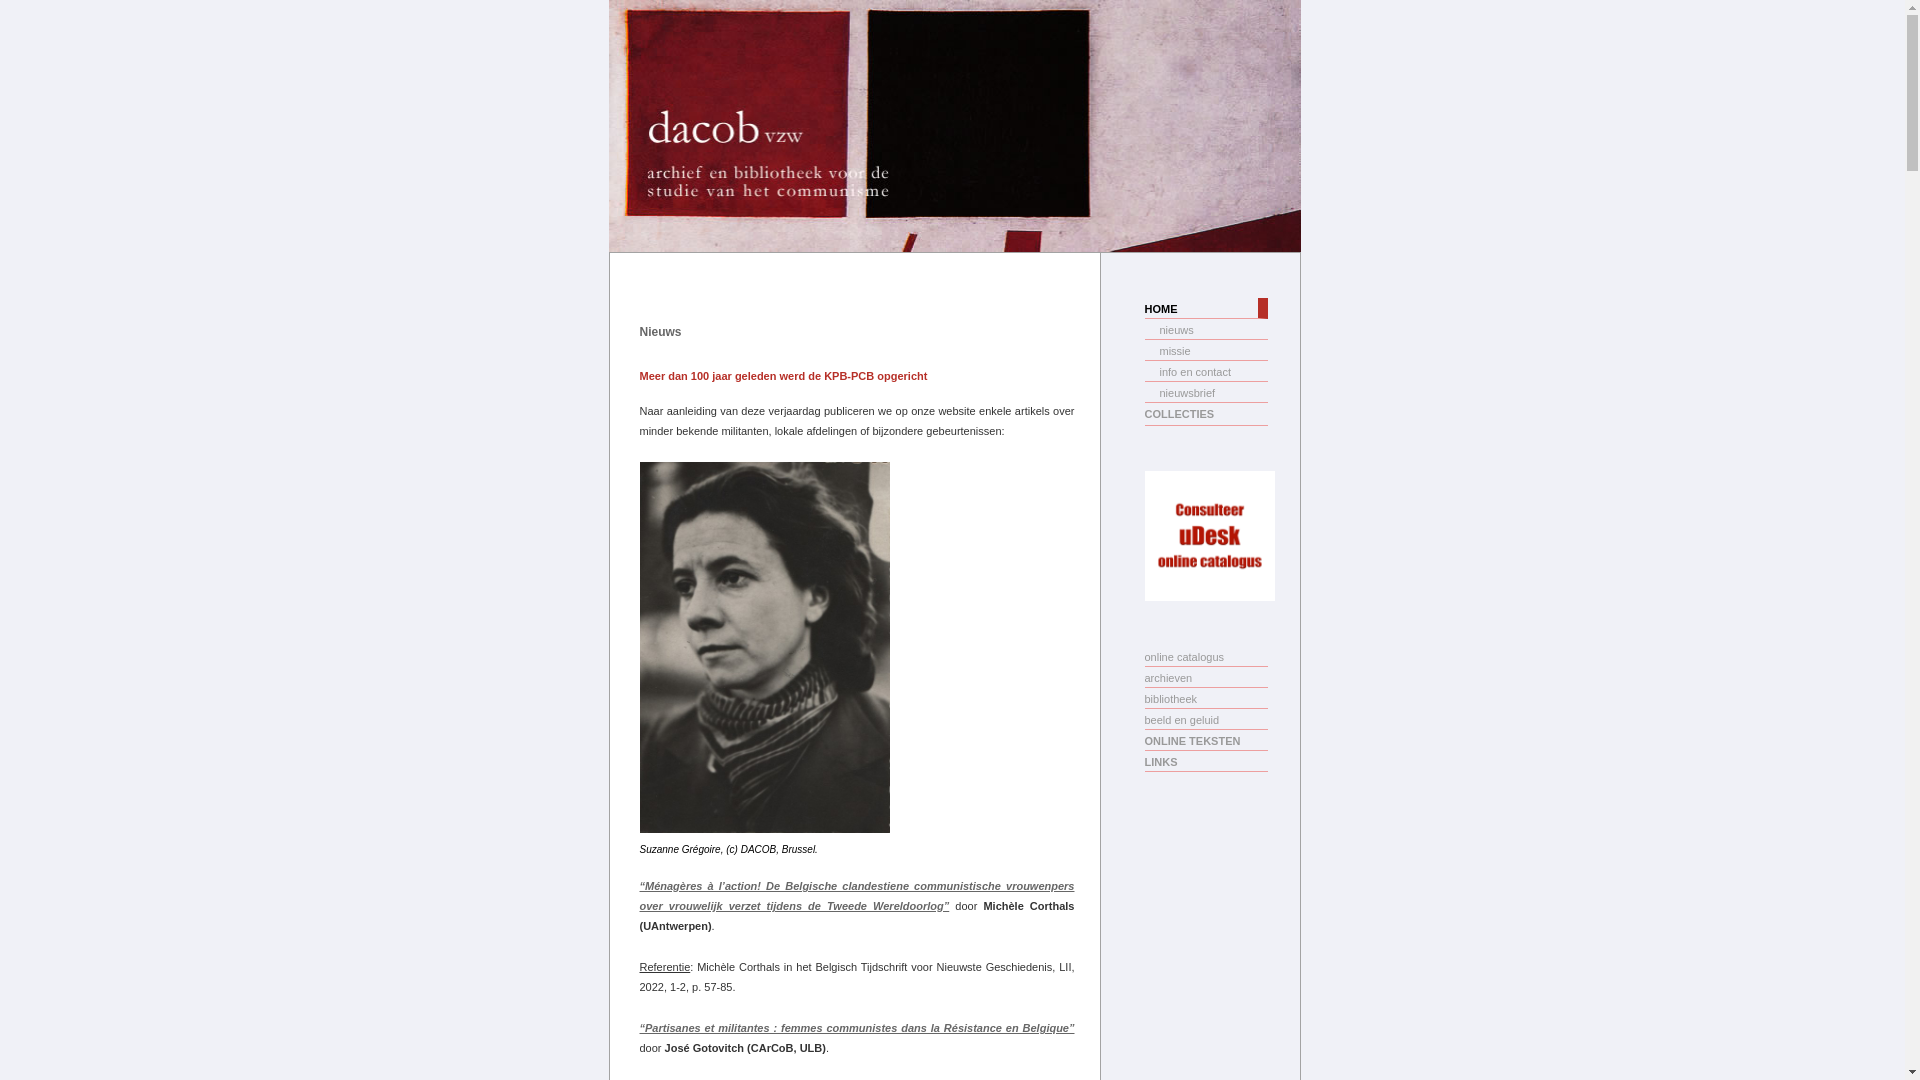 Image resolution: width=1920 pixels, height=1080 pixels. What do you see at coordinates (1143, 308) in the screenshot?
I see `'HOME'` at bounding box center [1143, 308].